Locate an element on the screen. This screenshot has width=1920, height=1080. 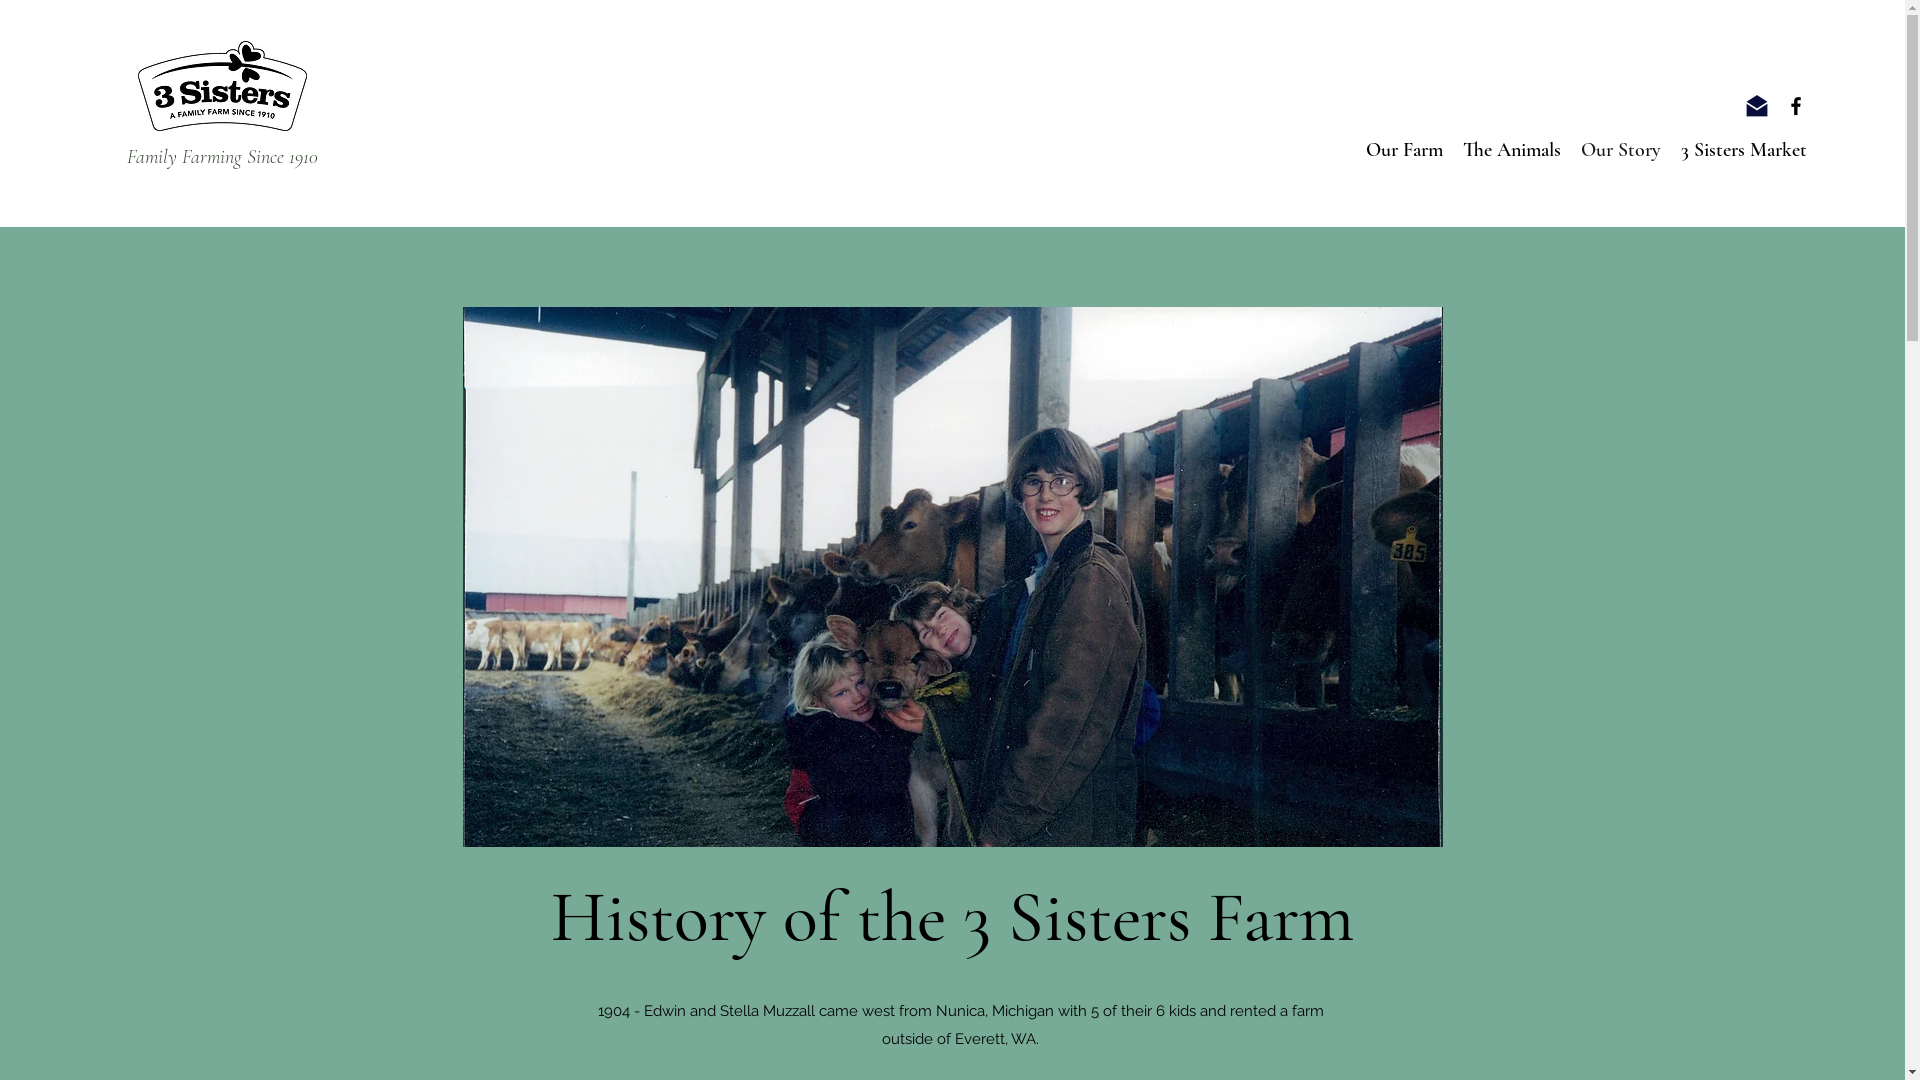
'Our Story' is located at coordinates (1621, 149).